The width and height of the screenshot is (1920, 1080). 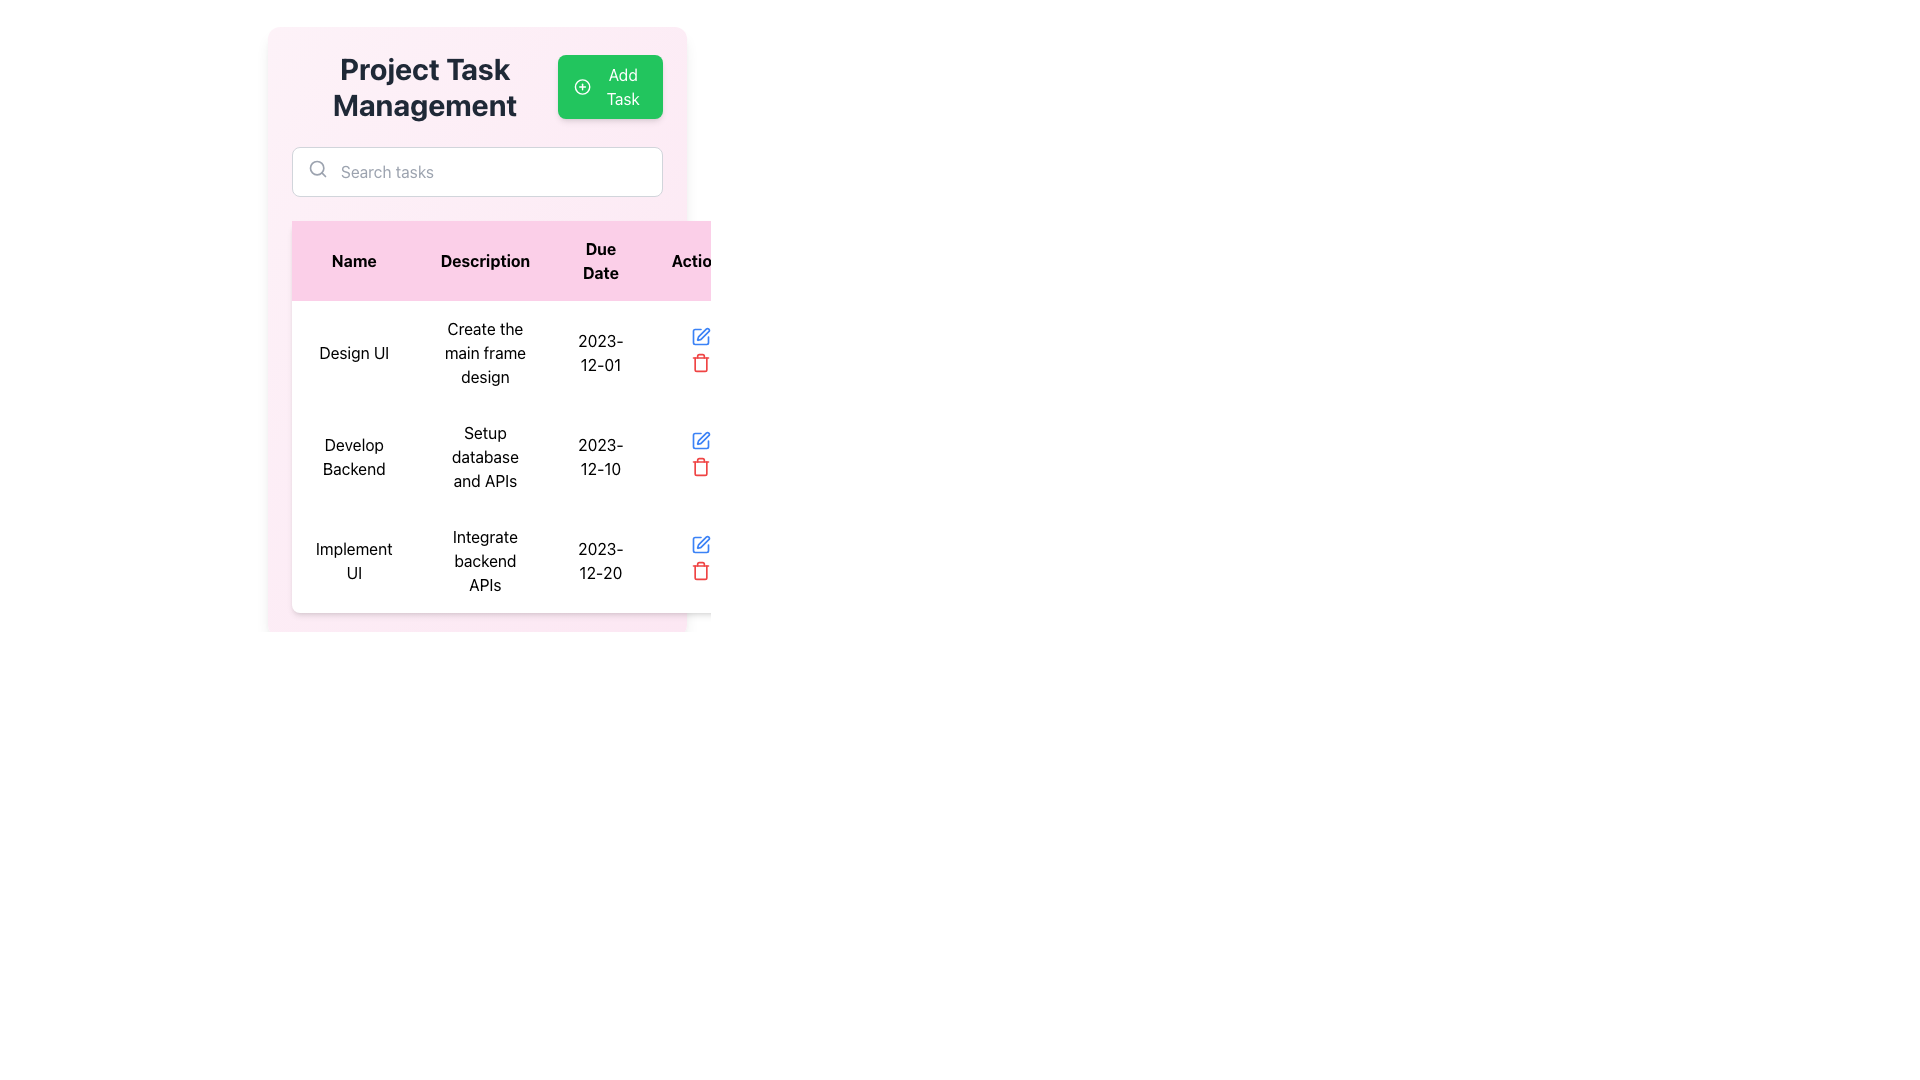 What do you see at coordinates (316, 167) in the screenshot?
I see `the circle element representing the lens of the magnifying glass, which is part of the search icon located at the top left inside the search input field area` at bounding box center [316, 167].